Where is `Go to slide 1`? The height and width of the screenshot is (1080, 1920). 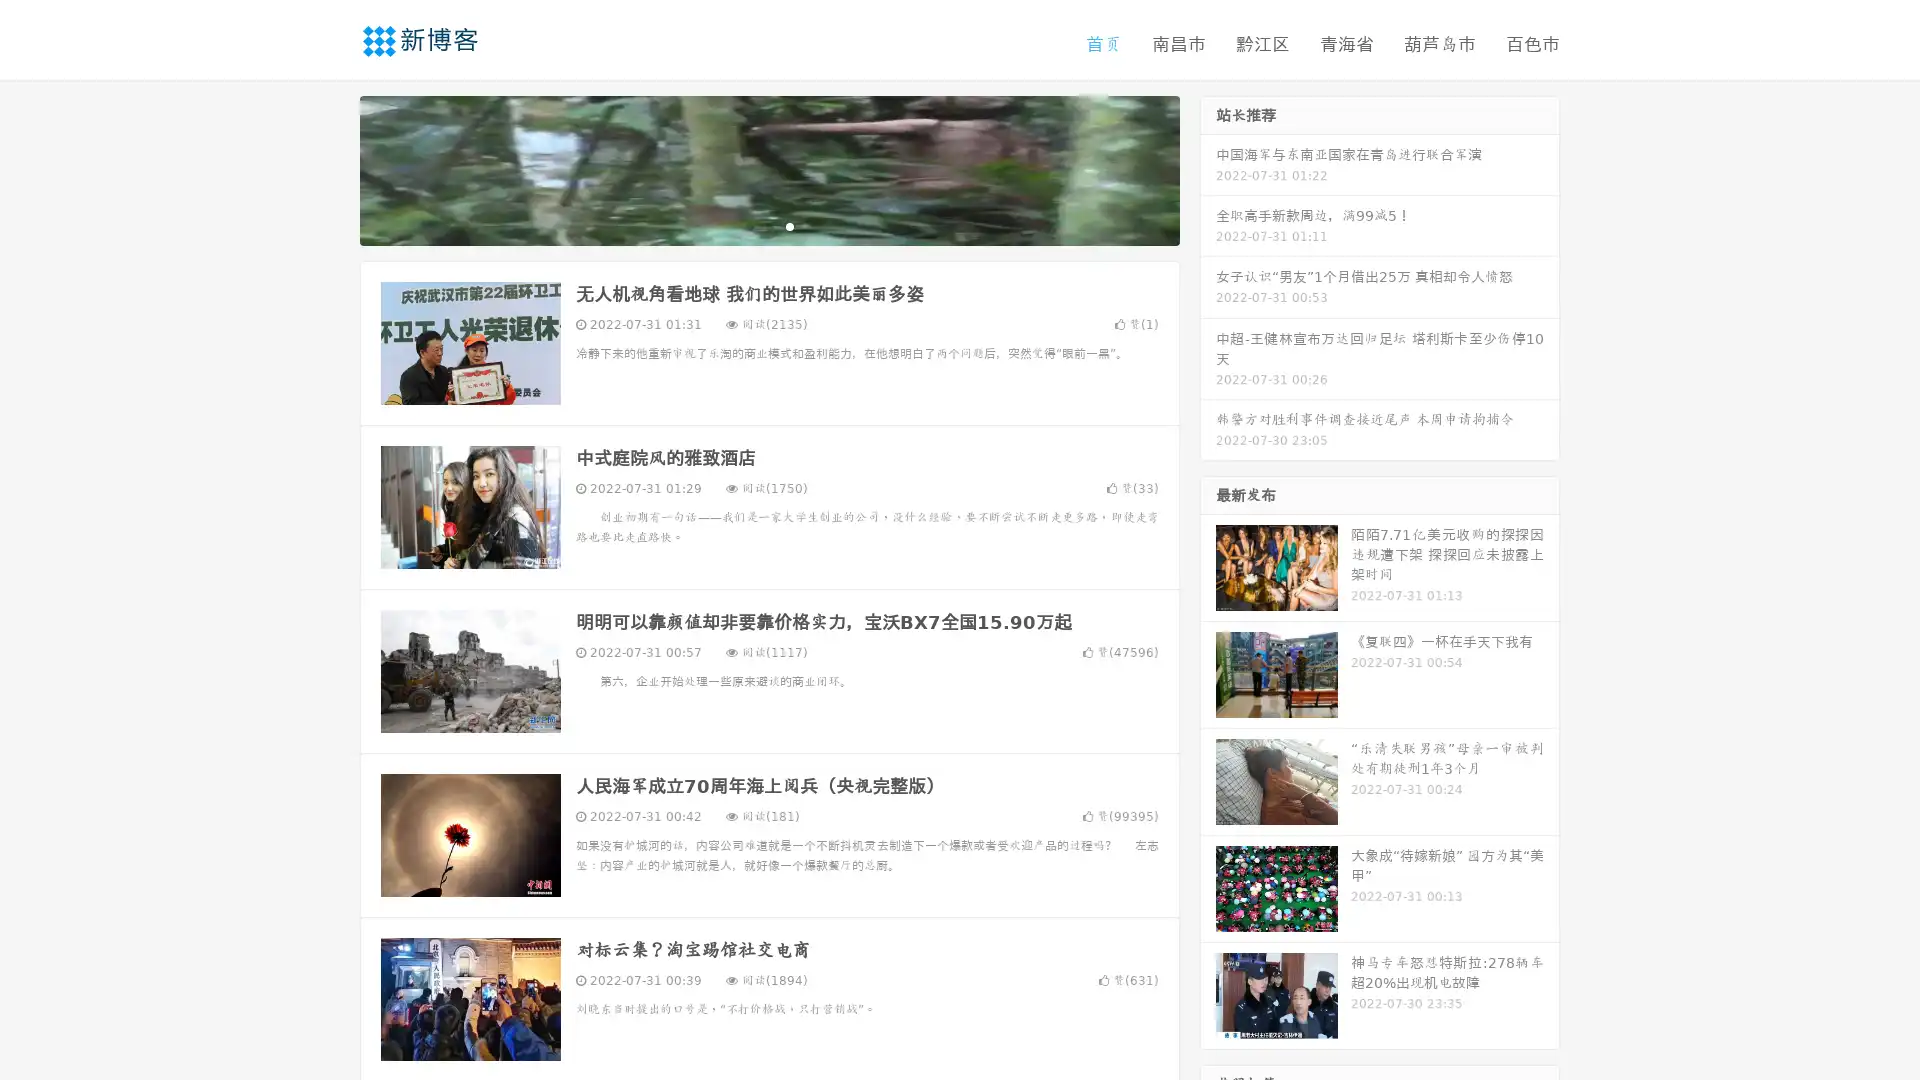 Go to slide 1 is located at coordinates (748, 225).